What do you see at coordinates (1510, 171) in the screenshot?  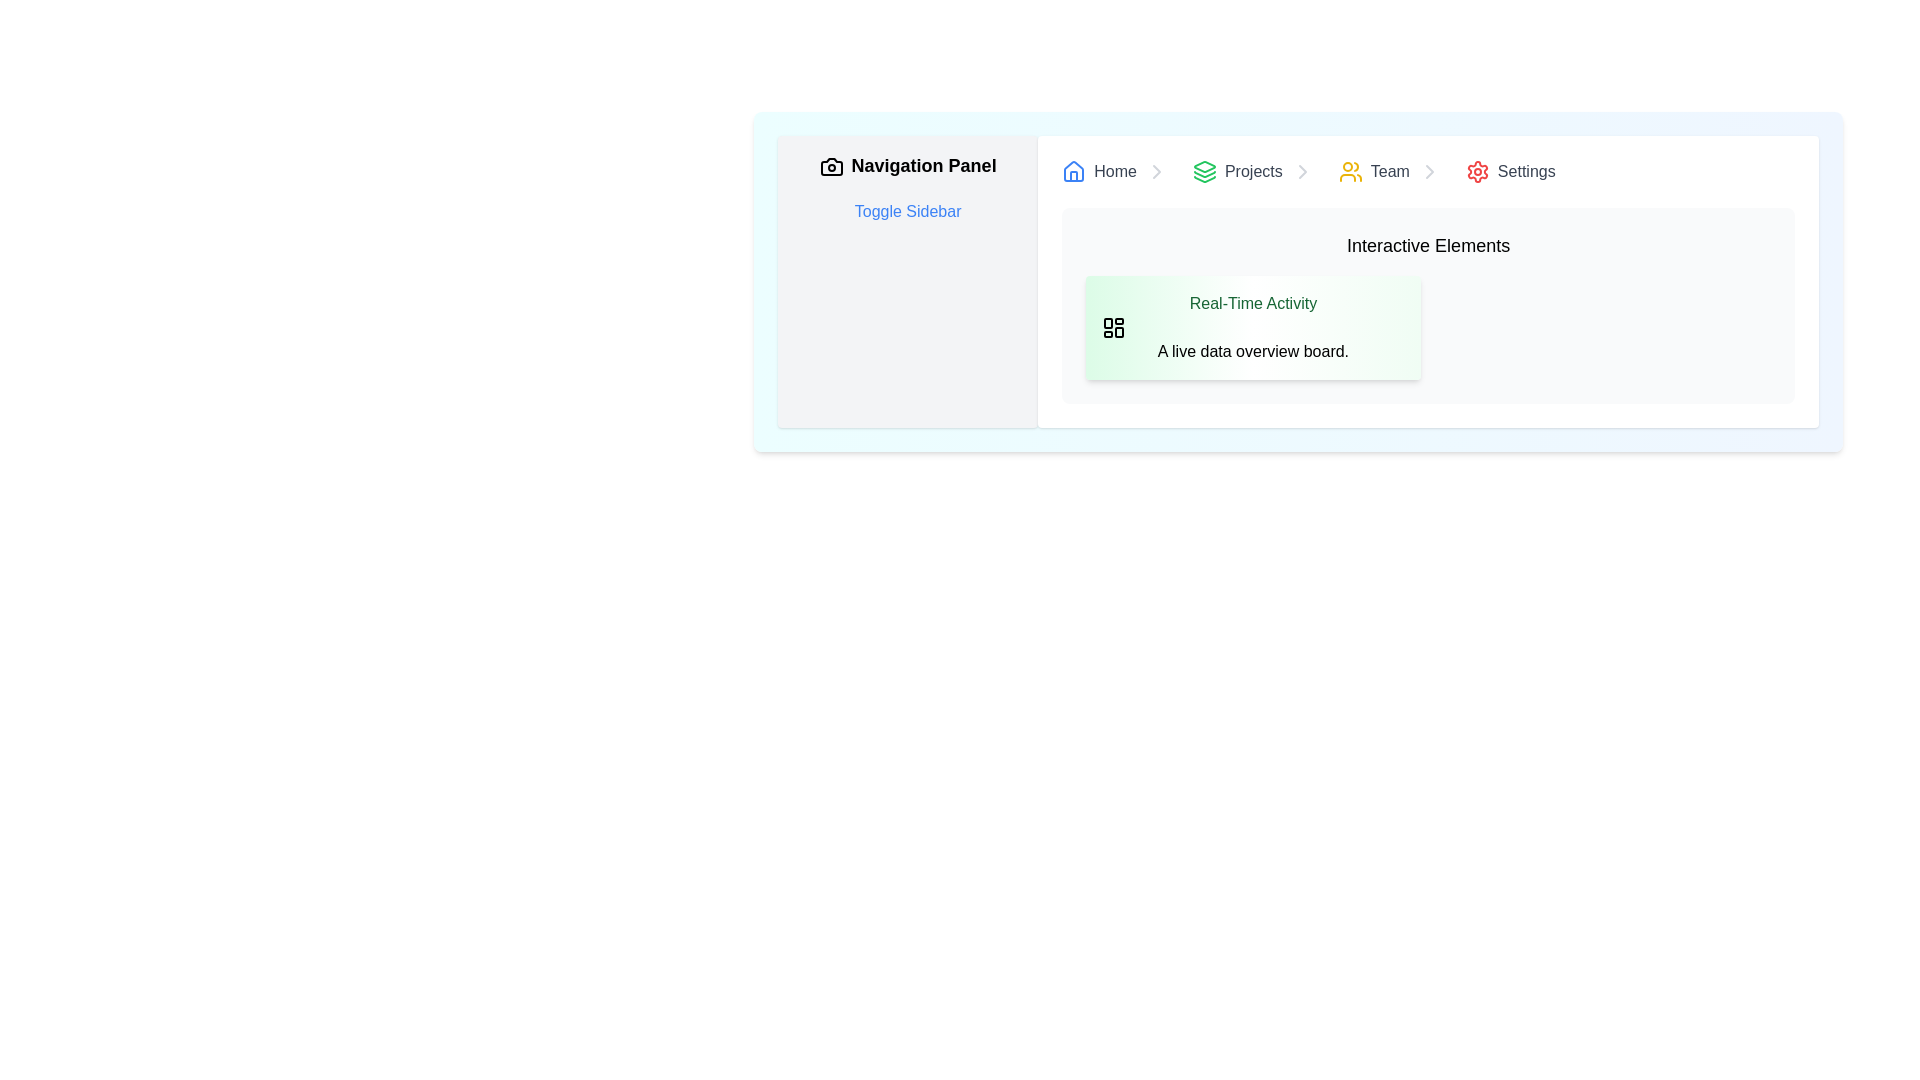 I see `the hyperlink element for the settings page, which is the fourth item in the horizontal breadcrumb navigation bar, to trigger hover effects` at bounding box center [1510, 171].